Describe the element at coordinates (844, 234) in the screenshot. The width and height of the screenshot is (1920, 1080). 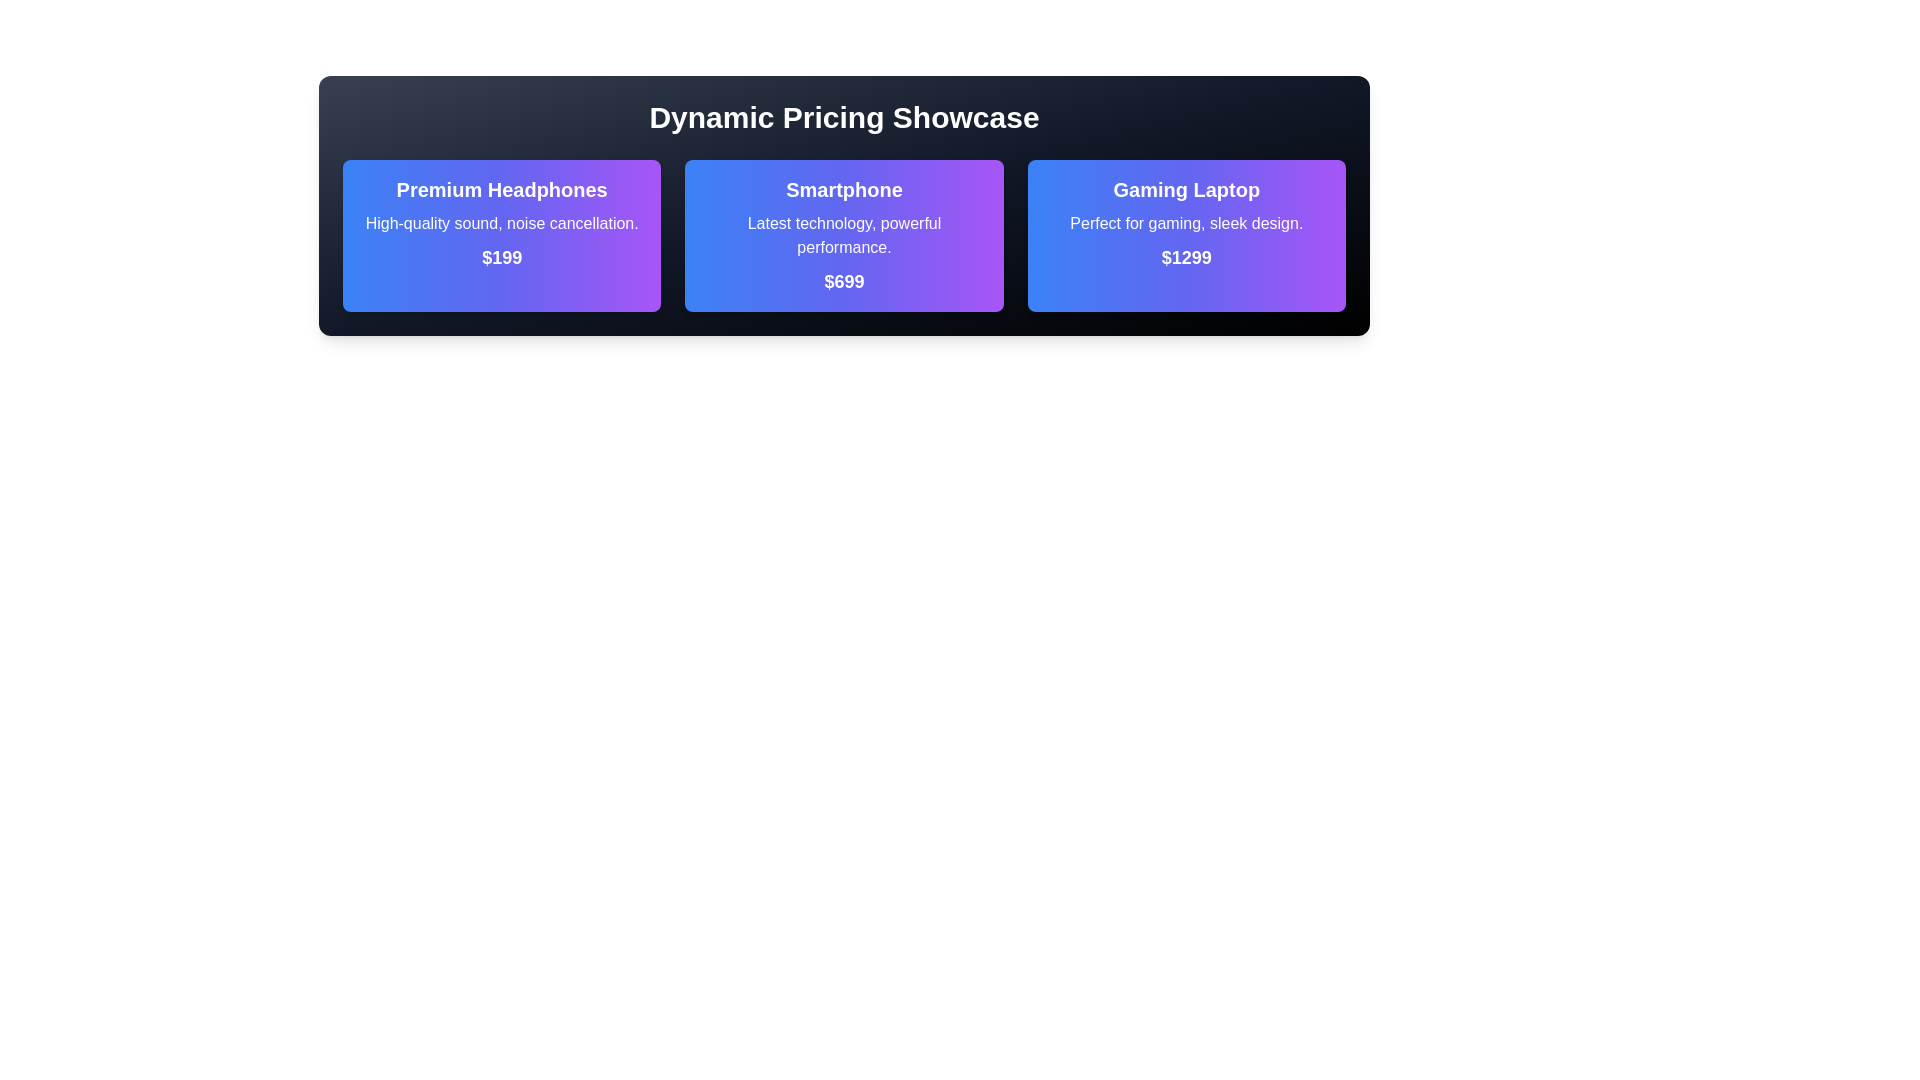
I see `the text area that describes the features of the 'Smartphone' product, positioned under the header 'Smartphone' and above the price '$699'` at that location.